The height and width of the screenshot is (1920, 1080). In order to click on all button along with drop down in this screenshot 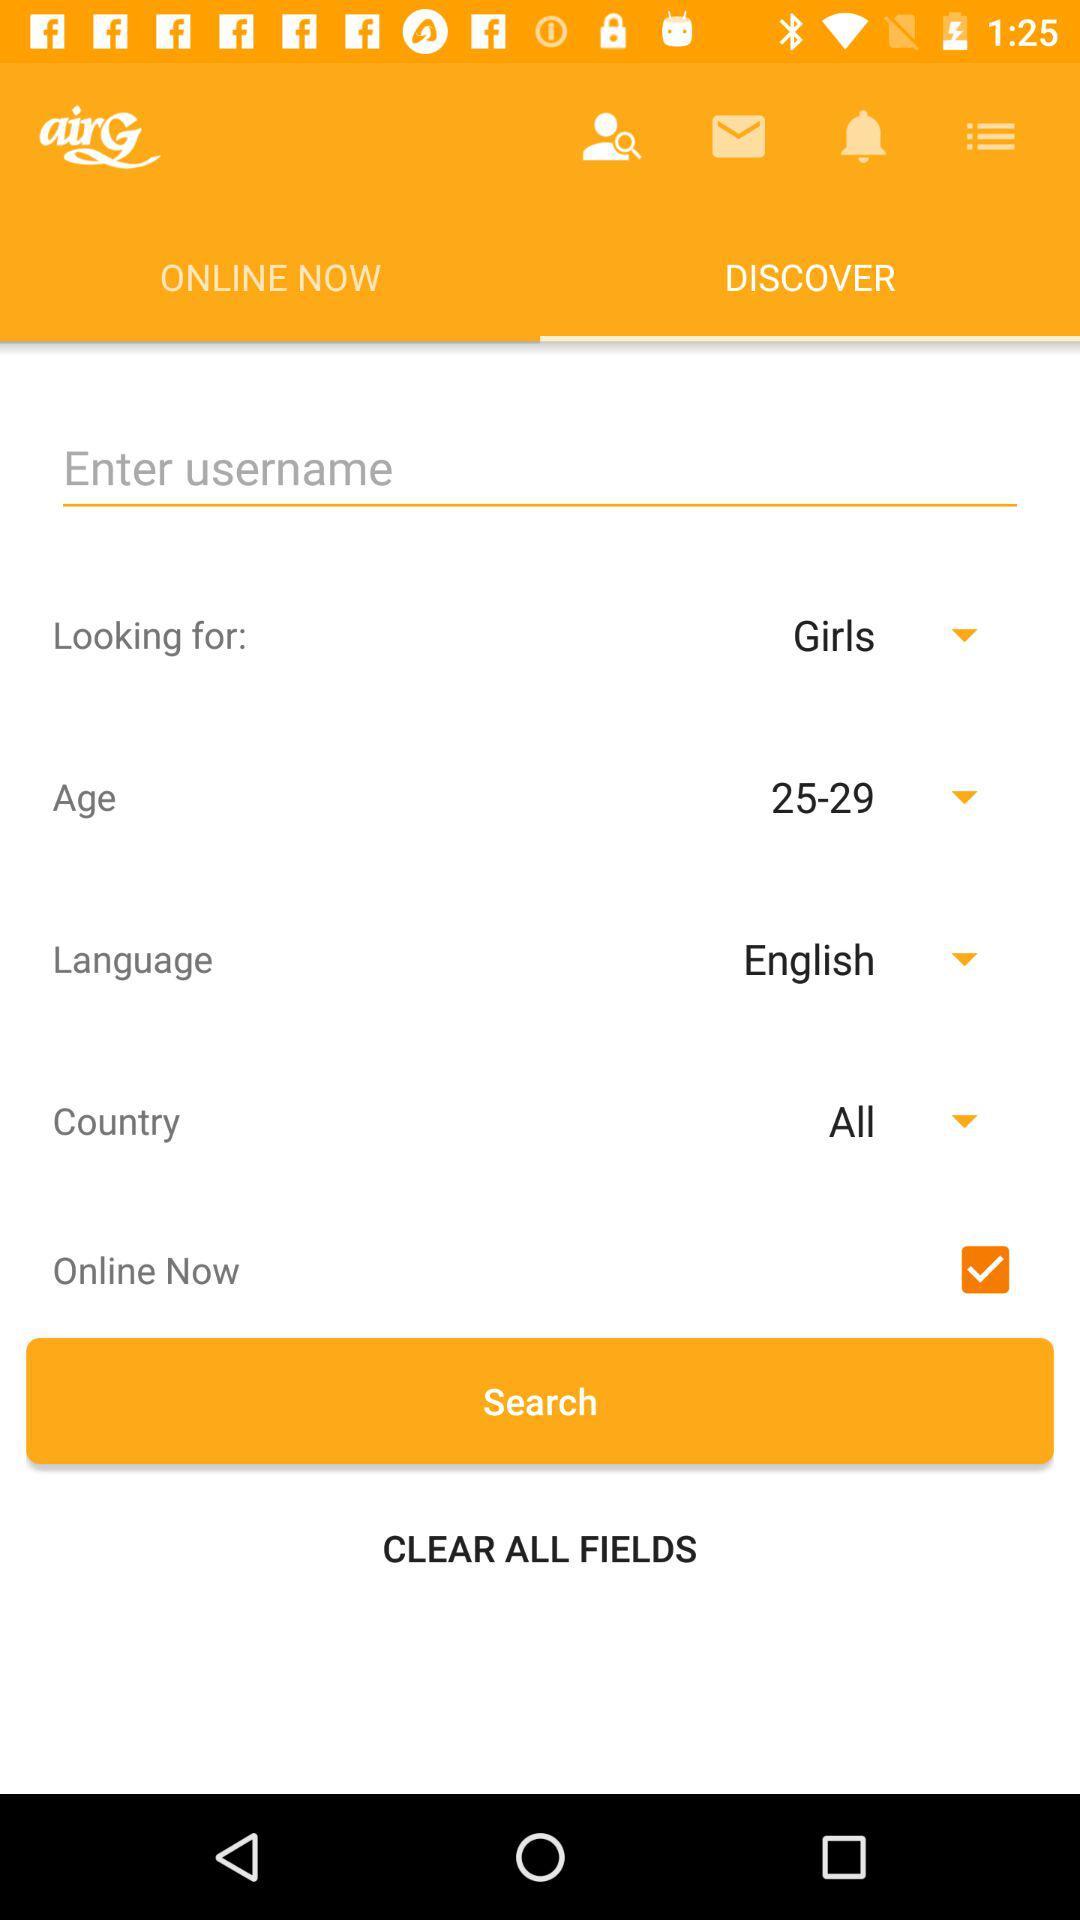, I will do `click(743, 1120)`.